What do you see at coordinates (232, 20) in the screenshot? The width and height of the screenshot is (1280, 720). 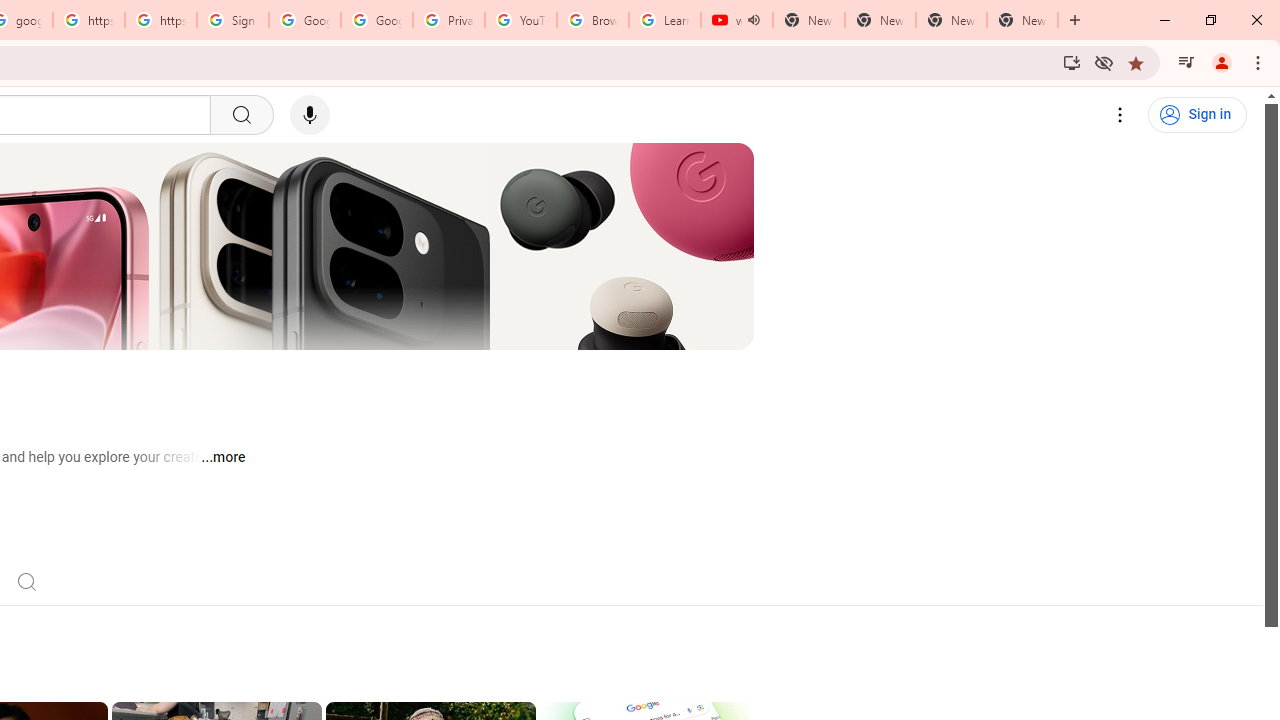 I see `'Sign in - Google Accounts'` at bounding box center [232, 20].